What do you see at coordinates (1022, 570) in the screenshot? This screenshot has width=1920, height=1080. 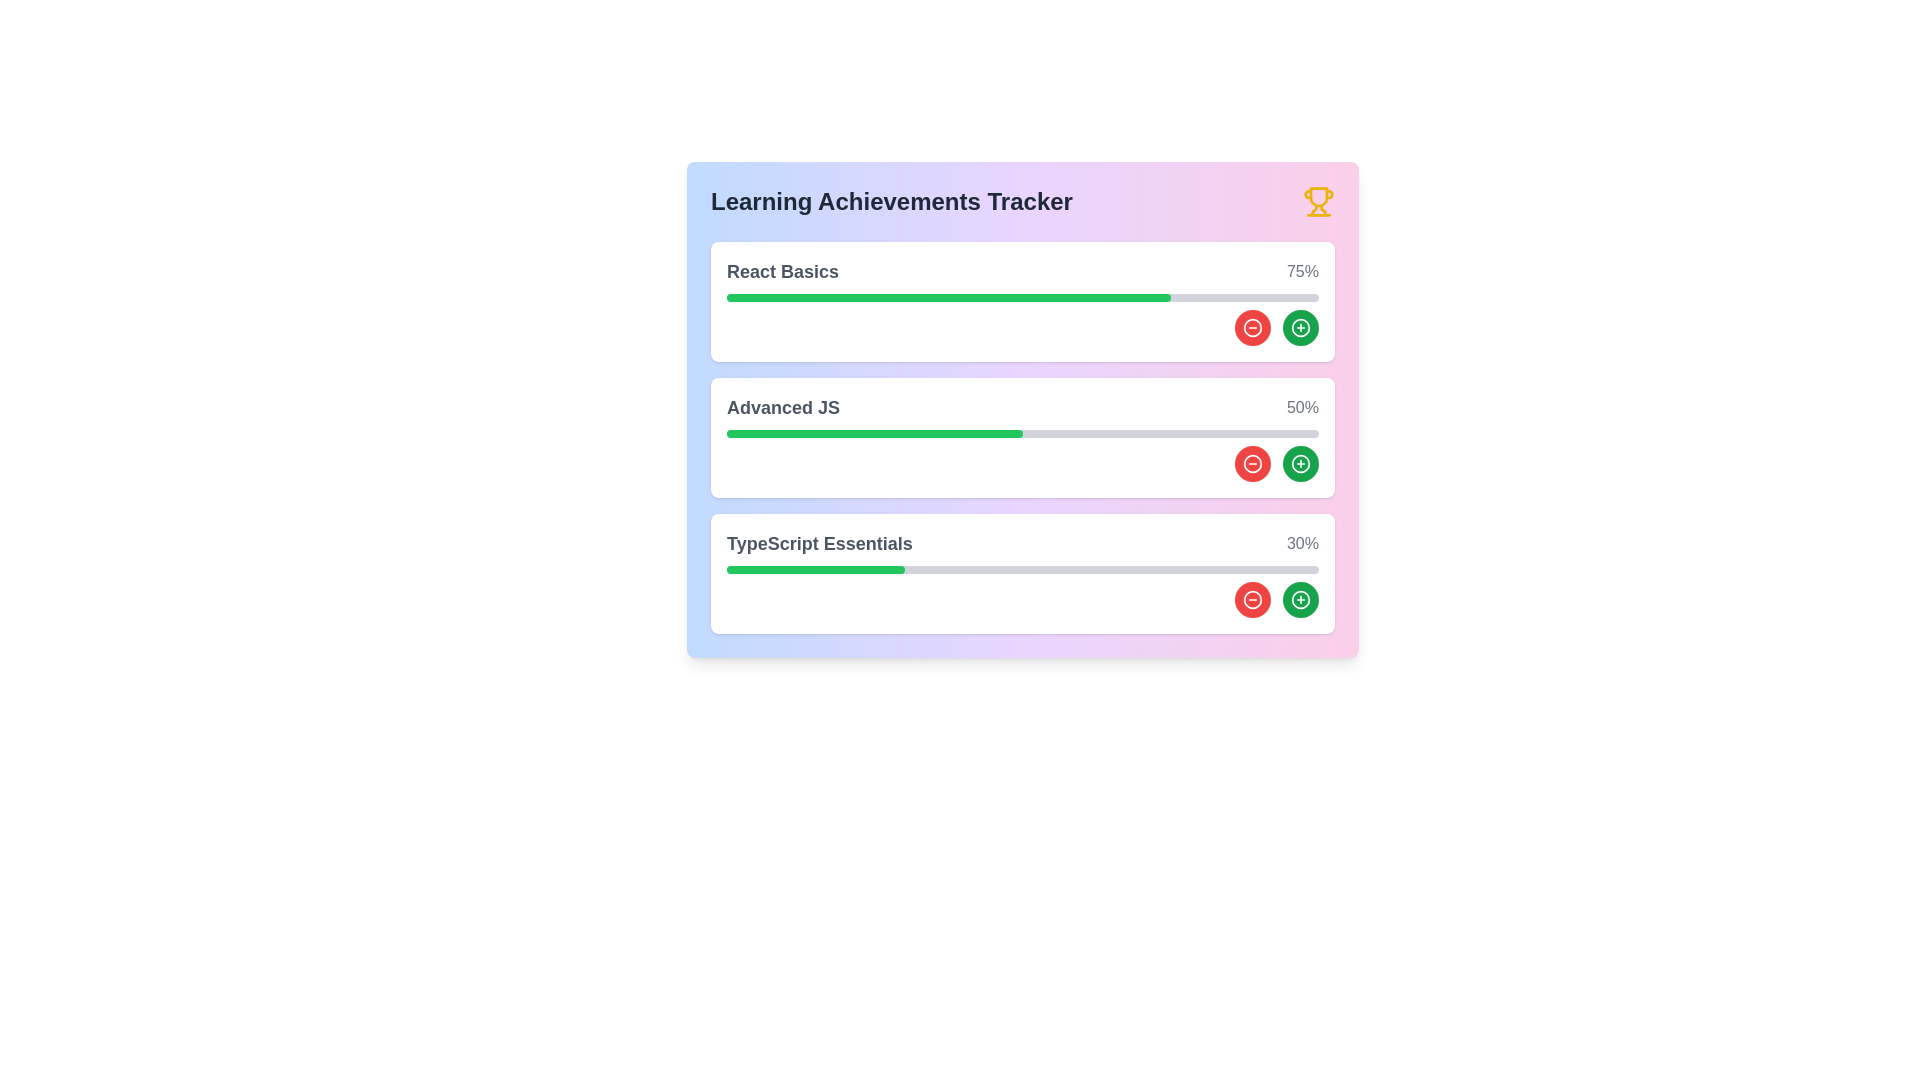 I see `the progress bar located in the 'TypeScript Essentials' section, which is beneath the heading and represents the progress with a green segment on the left` at bounding box center [1022, 570].